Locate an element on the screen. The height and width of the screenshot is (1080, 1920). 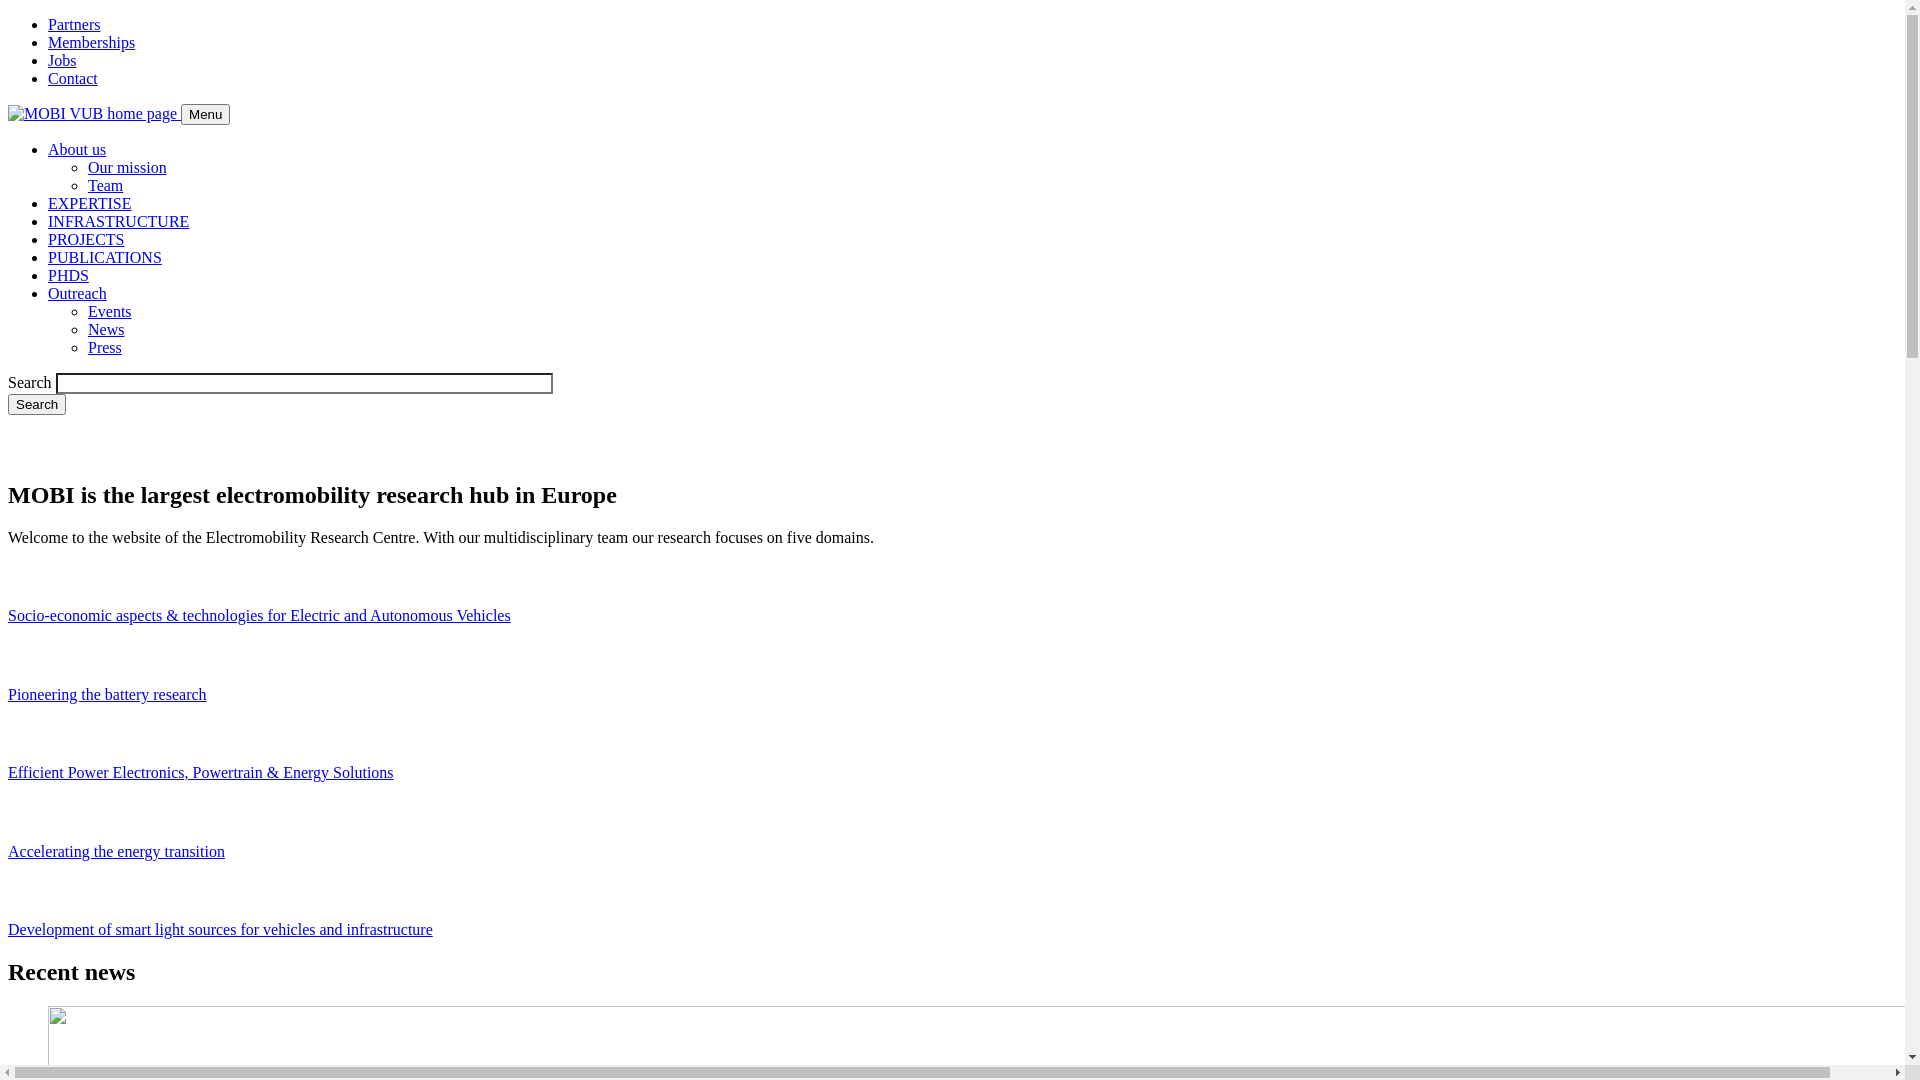
'Outreach' is located at coordinates (77, 293).